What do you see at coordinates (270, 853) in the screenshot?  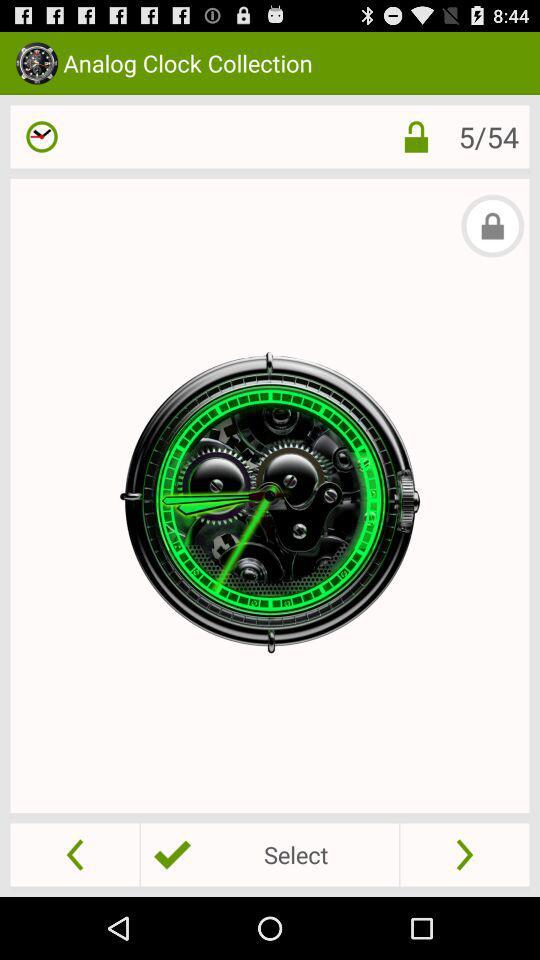 I see `the select item` at bounding box center [270, 853].